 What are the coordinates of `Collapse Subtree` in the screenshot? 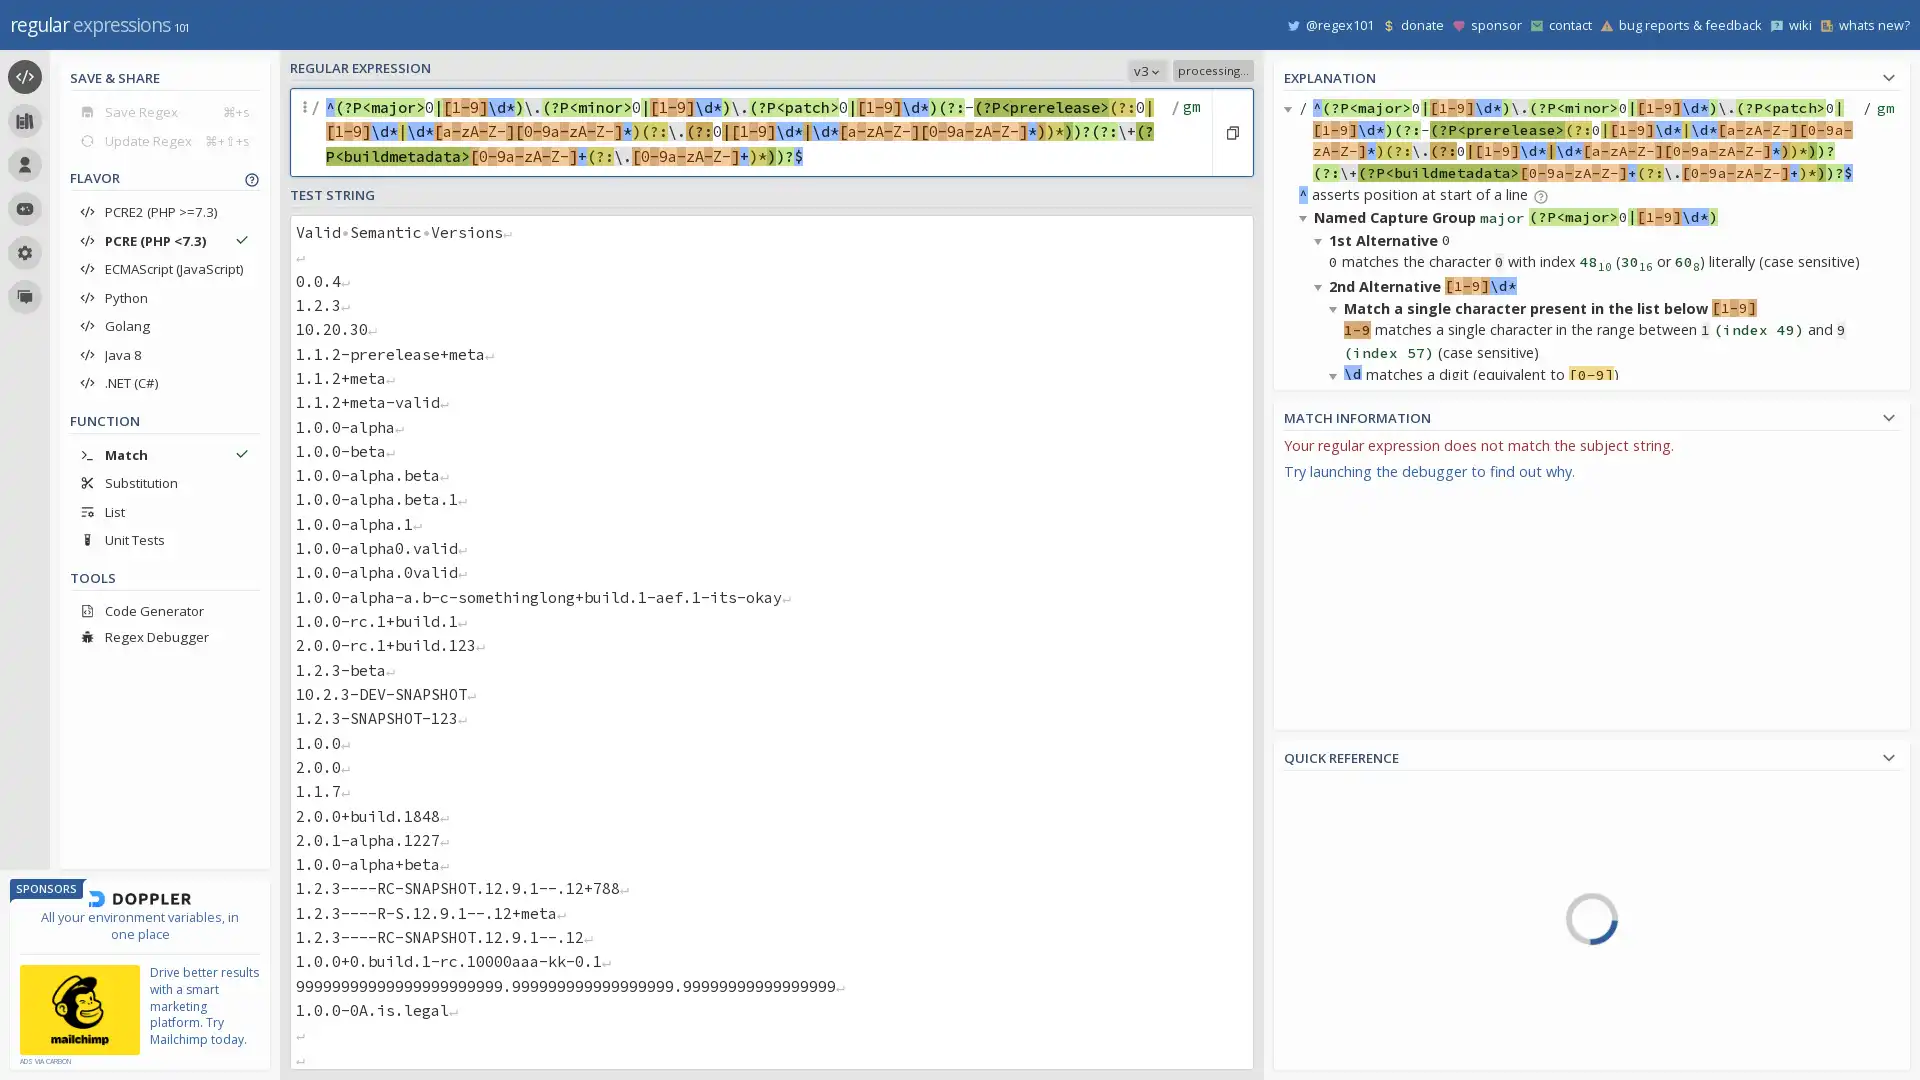 It's located at (1321, 739).